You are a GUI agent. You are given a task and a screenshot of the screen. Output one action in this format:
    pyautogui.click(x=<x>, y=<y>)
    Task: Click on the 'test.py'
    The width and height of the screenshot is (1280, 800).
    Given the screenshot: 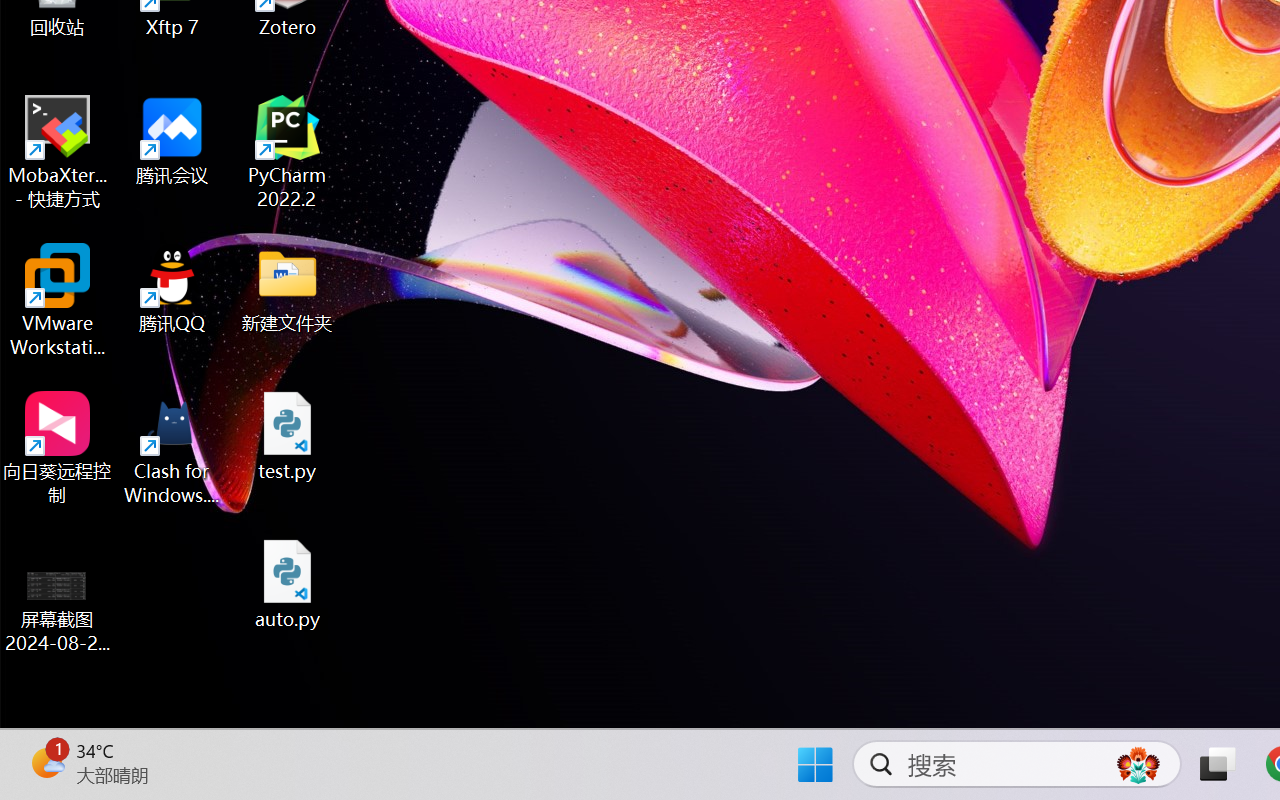 What is the action you would take?
    pyautogui.click(x=287, y=435)
    